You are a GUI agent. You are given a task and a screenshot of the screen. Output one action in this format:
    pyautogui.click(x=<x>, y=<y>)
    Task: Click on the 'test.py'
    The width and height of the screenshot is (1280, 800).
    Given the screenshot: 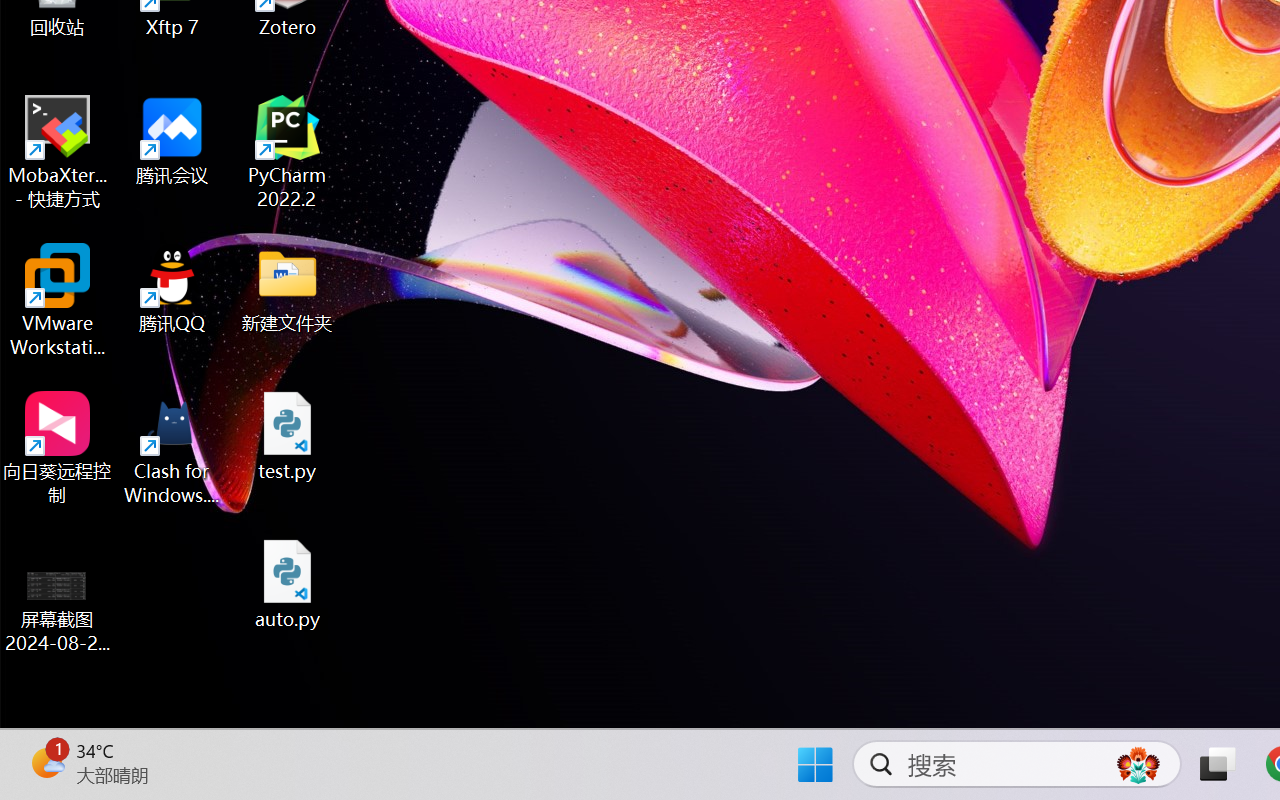 What is the action you would take?
    pyautogui.click(x=287, y=435)
    